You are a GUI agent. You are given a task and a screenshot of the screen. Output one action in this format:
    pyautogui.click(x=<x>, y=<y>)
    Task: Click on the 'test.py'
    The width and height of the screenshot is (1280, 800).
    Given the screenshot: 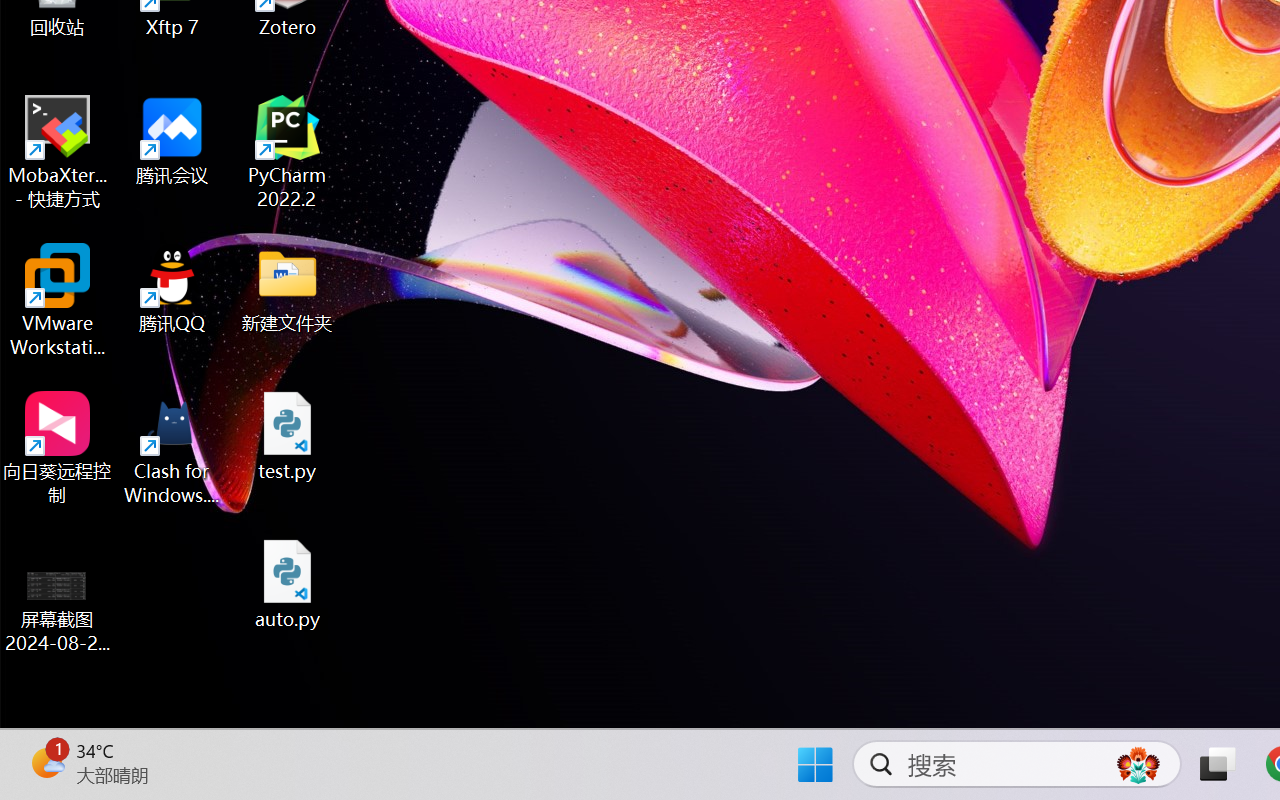 What is the action you would take?
    pyautogui.click(x=287, y=435)
    